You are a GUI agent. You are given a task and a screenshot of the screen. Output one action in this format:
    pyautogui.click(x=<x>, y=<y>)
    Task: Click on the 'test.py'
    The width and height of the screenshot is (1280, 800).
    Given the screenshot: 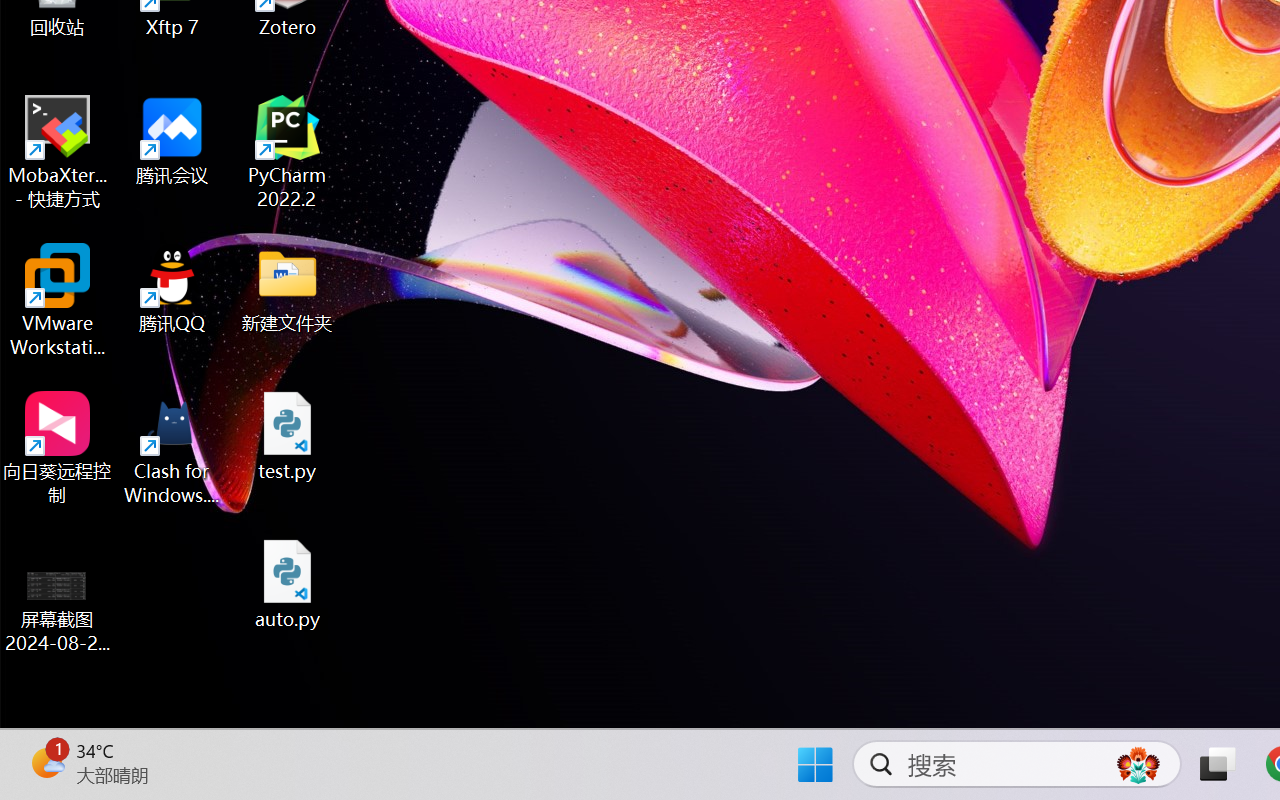 What is the action you would take?
    pyautogui.click(x=287, y=435)
    